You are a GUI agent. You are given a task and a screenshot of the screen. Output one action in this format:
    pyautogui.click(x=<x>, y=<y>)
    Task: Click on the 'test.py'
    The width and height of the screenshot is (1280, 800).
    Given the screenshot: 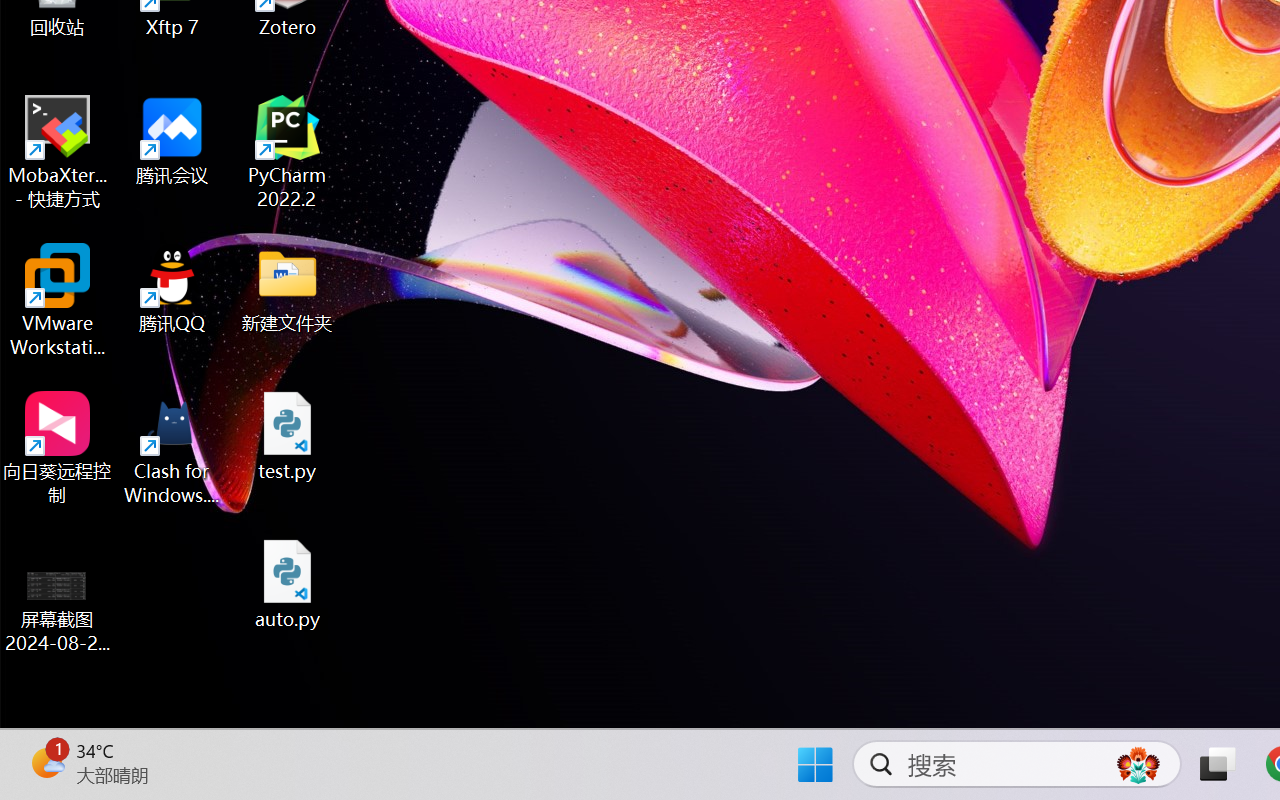 What is the action you would take?
    pyautogui.click(x=287, y=435)
    